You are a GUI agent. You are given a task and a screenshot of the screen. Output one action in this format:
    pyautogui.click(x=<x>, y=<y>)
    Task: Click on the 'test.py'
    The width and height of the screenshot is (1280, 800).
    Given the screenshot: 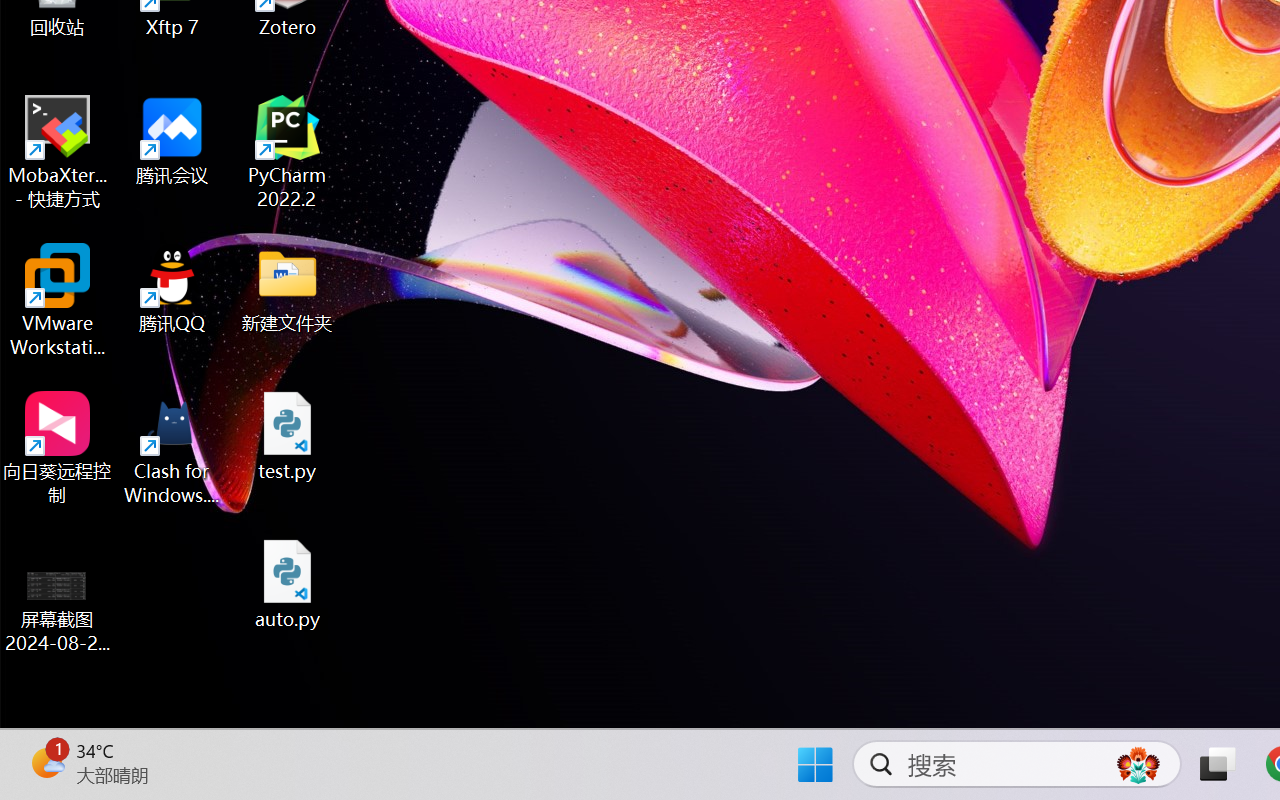 What is the action you would take?
    pyautogui.click(x=287, y=435)
    